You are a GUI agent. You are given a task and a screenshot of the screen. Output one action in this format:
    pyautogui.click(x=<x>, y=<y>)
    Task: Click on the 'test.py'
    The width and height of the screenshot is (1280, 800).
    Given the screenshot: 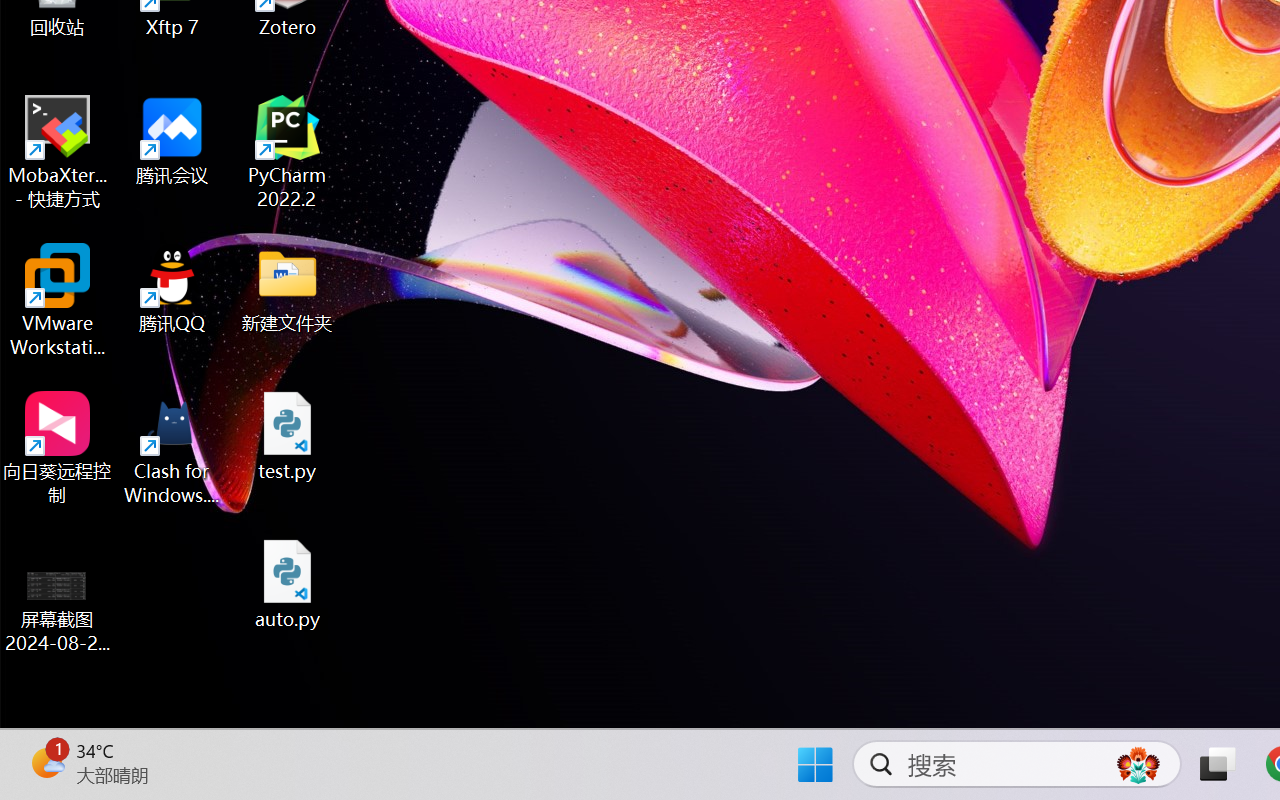 What is the action you would take?
    pyautogui.click(x=287, y=435)
    